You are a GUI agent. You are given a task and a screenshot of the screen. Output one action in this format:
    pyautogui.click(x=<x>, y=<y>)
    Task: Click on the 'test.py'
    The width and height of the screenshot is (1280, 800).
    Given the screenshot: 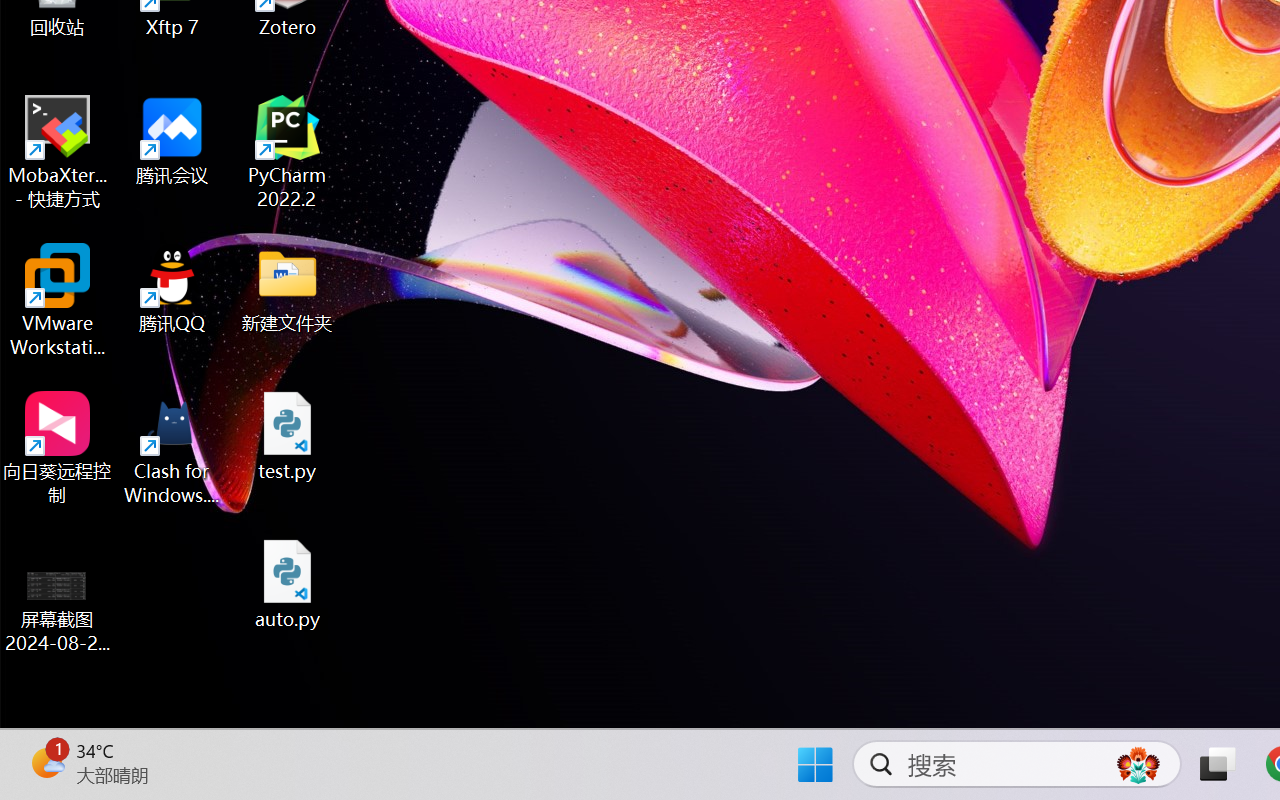 What is the action you would take?
    pyautogui.click(x=287, y=435)
    